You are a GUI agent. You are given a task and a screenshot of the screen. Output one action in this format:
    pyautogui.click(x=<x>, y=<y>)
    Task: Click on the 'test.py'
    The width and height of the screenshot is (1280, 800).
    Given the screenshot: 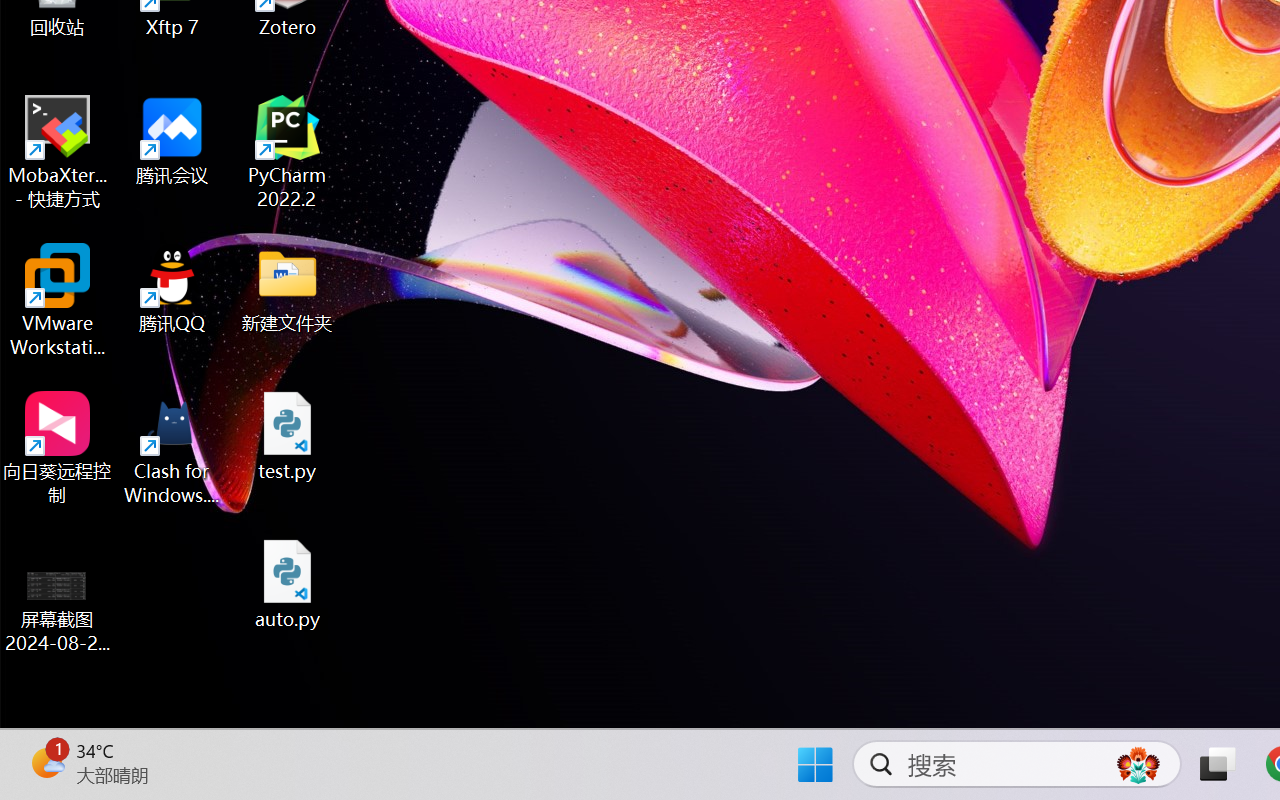 What is the action you would take?
    pyautogui.click(x=287, y=435)
    